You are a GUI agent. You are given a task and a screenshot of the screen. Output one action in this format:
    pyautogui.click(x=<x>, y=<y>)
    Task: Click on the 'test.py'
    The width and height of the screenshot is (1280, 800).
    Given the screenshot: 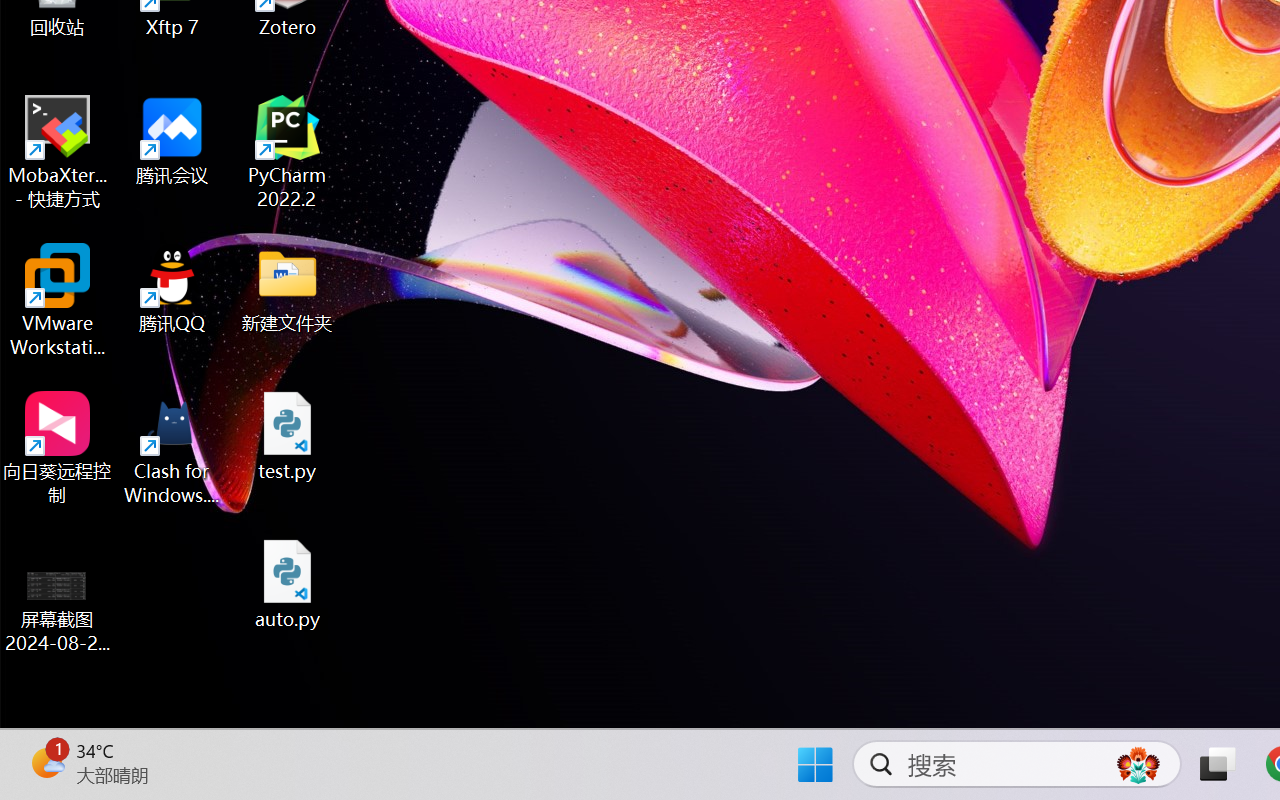 What is the action you would take?
    pyautogui.click(x=287, y=435)
    